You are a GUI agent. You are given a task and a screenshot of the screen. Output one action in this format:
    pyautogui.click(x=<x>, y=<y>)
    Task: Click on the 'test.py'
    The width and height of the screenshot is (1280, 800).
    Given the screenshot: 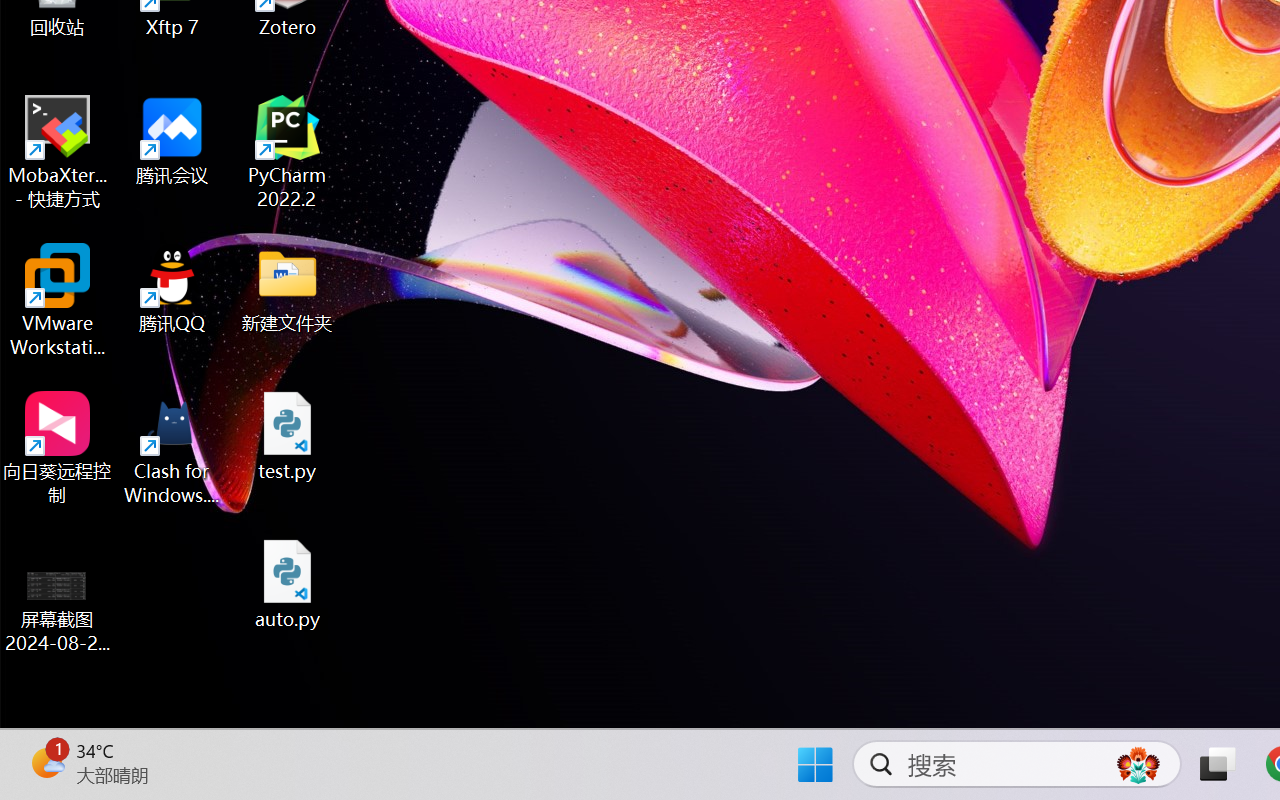 What is the action you would take?
    pyautogui.click(x=287, y=435)
    